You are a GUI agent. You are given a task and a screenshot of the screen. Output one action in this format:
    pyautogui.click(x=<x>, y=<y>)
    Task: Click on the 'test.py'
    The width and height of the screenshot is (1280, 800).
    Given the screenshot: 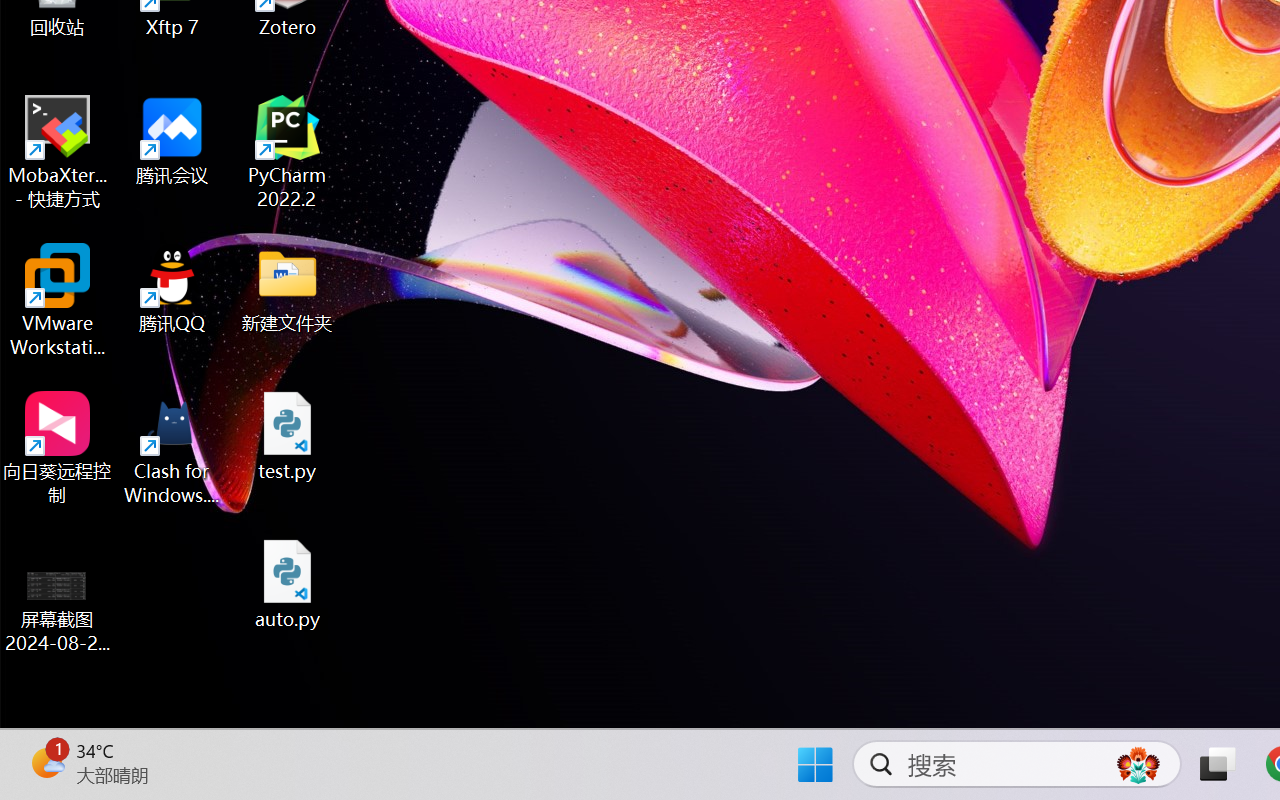 What is the action you would take?
    pyautogui.click(x=287, y=435)
    